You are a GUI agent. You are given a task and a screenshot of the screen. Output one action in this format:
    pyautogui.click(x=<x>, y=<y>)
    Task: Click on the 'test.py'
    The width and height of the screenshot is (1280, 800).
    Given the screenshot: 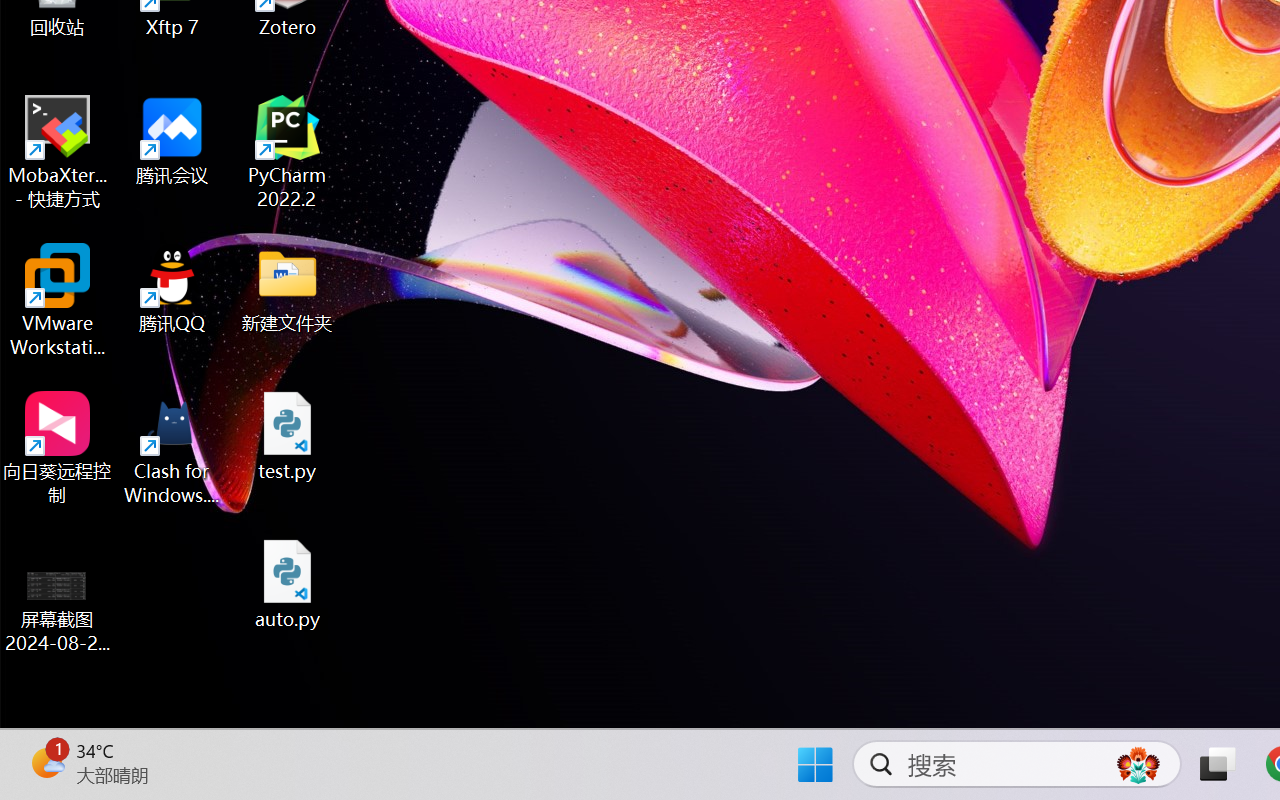 What is the action you would take?
    pyautogui.click(x=287, y=435)
    